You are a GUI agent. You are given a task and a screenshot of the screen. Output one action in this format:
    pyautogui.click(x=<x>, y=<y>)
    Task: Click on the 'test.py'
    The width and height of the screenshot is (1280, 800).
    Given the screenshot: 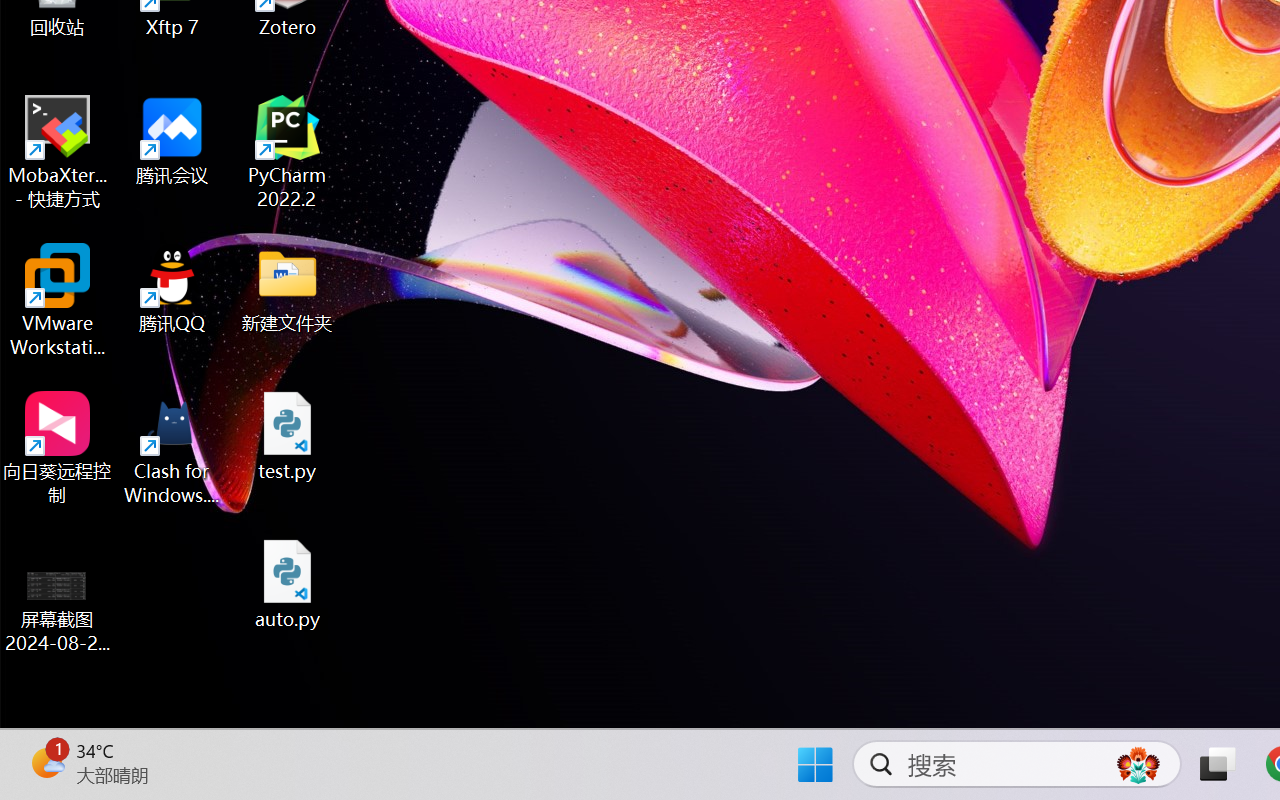 What is the action you would take?
    pyautogui.click(x=287, y=435)
    